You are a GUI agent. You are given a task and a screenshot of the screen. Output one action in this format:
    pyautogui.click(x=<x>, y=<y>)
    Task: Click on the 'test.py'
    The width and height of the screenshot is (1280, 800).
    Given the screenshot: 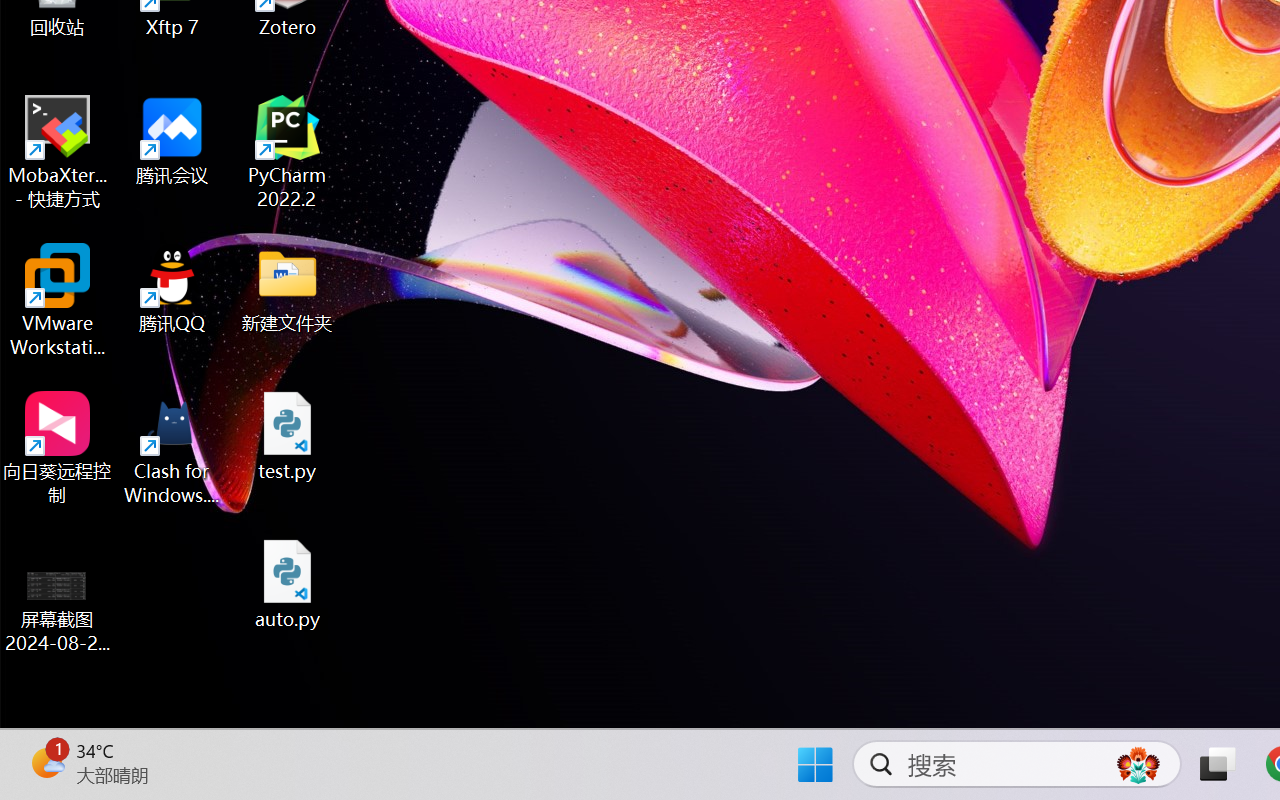 What is the action you would take?
    pyautogui.click(x=287, y=435)
    